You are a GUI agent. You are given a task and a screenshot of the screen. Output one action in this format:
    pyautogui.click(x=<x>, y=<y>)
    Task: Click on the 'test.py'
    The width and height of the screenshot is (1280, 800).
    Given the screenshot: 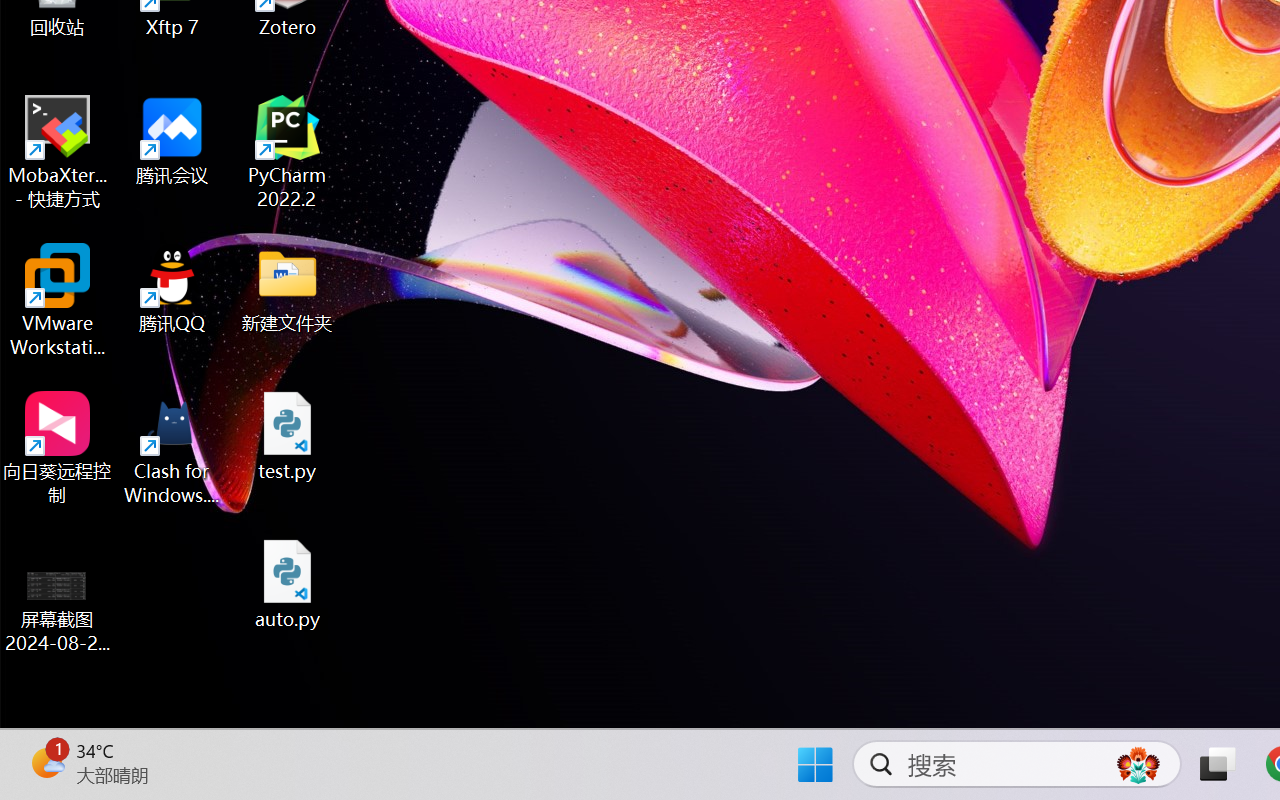 What is the action you would take?
    pyautogui.click(x=287, y=435)
    